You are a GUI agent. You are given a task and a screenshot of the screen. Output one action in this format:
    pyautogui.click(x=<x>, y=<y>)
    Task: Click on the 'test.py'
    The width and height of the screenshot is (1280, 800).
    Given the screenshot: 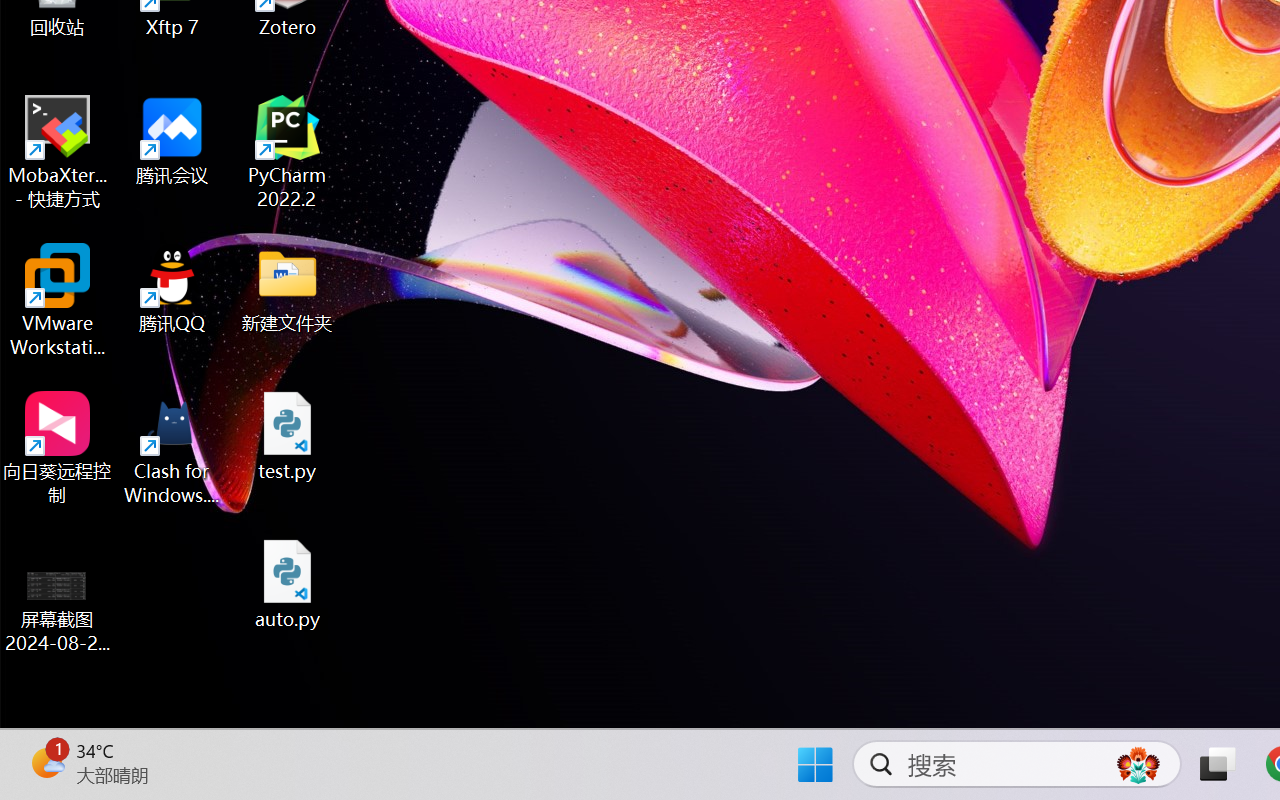 What is the action you would take?
    pyautogui.click(x=287, y=435)
    